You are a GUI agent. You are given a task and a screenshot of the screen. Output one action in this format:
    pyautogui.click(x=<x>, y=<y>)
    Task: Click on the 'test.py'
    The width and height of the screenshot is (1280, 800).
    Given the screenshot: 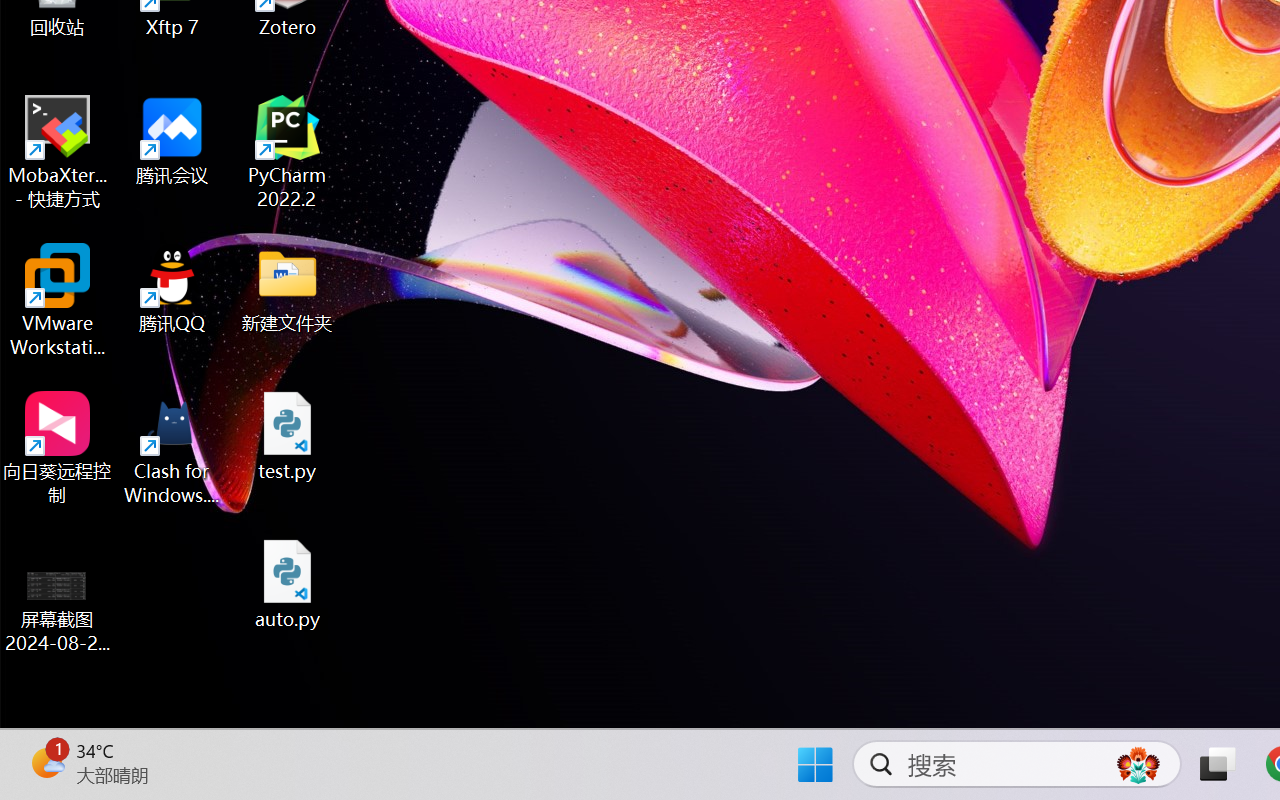 What is the action you would take?
    pyautogui.click(x=287, y=435)
    